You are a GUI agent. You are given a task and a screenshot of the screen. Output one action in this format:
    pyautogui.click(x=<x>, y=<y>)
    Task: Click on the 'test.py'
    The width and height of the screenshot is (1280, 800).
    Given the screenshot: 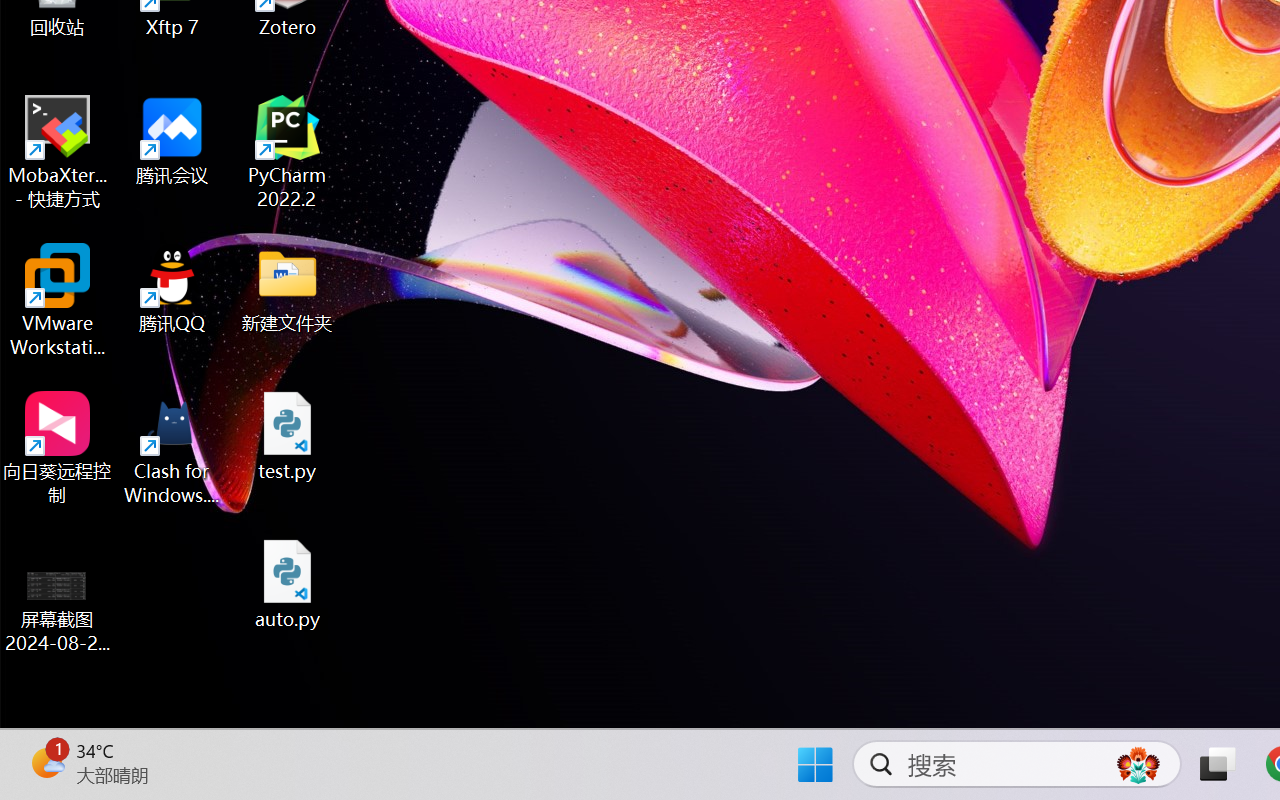 What is the action you would take?
    pyautogui.click(x=287, y=435)
    